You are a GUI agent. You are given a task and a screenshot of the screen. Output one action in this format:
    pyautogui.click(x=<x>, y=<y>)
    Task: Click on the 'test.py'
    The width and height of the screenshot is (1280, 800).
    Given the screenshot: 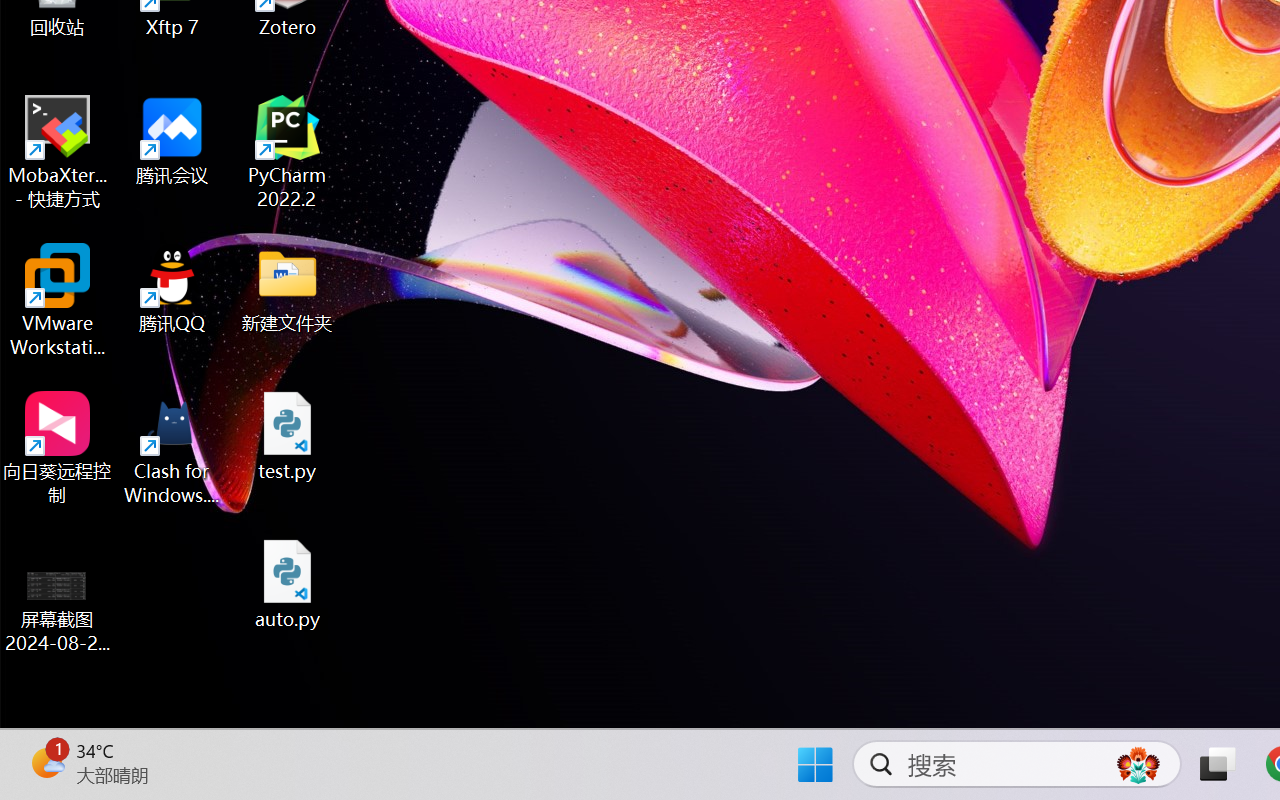 What is the action you would take?
    pyautogui.click(x=287, y=435)
    